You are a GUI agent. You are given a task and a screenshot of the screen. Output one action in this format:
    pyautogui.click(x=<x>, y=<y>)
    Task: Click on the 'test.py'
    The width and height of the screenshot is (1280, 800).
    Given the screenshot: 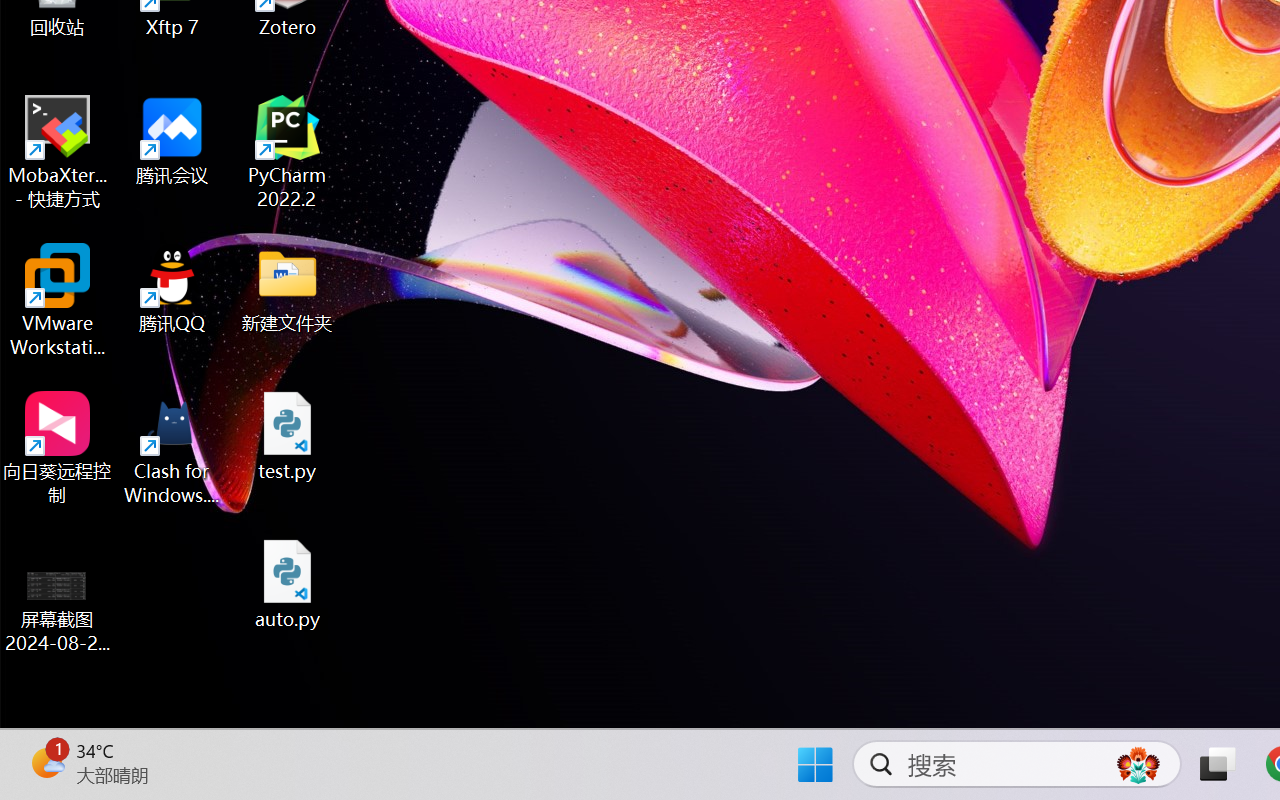 What is the action you would take?
    pyautogui.click(x=287, y=435)
    